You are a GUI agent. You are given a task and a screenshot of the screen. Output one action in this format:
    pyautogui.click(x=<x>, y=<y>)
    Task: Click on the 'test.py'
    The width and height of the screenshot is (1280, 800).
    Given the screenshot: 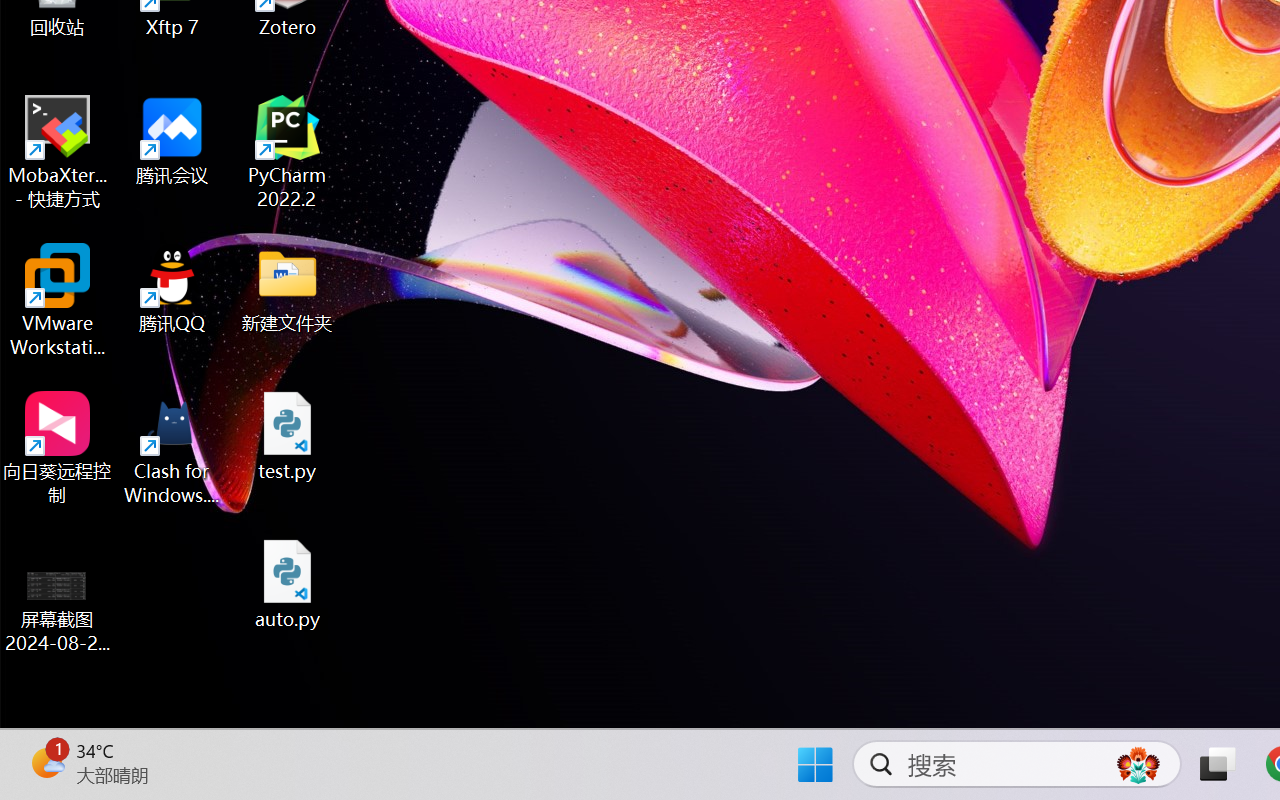 What is the action you would take?
    pyautogui.click(x=287, y=435)
    